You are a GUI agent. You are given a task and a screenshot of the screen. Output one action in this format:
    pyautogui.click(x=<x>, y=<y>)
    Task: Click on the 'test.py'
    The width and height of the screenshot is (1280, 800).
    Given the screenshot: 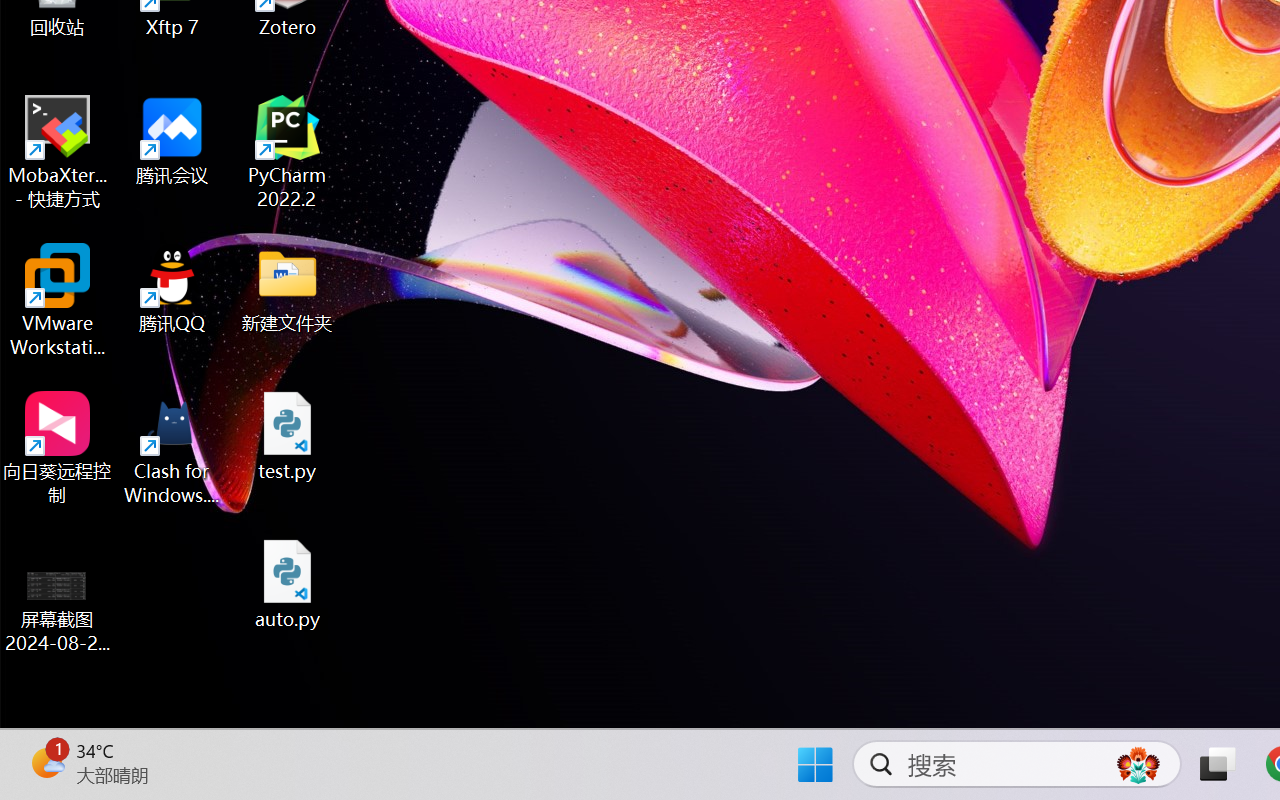 What is the action you would take?
    pyautogui.click(x=287, y=435)
    